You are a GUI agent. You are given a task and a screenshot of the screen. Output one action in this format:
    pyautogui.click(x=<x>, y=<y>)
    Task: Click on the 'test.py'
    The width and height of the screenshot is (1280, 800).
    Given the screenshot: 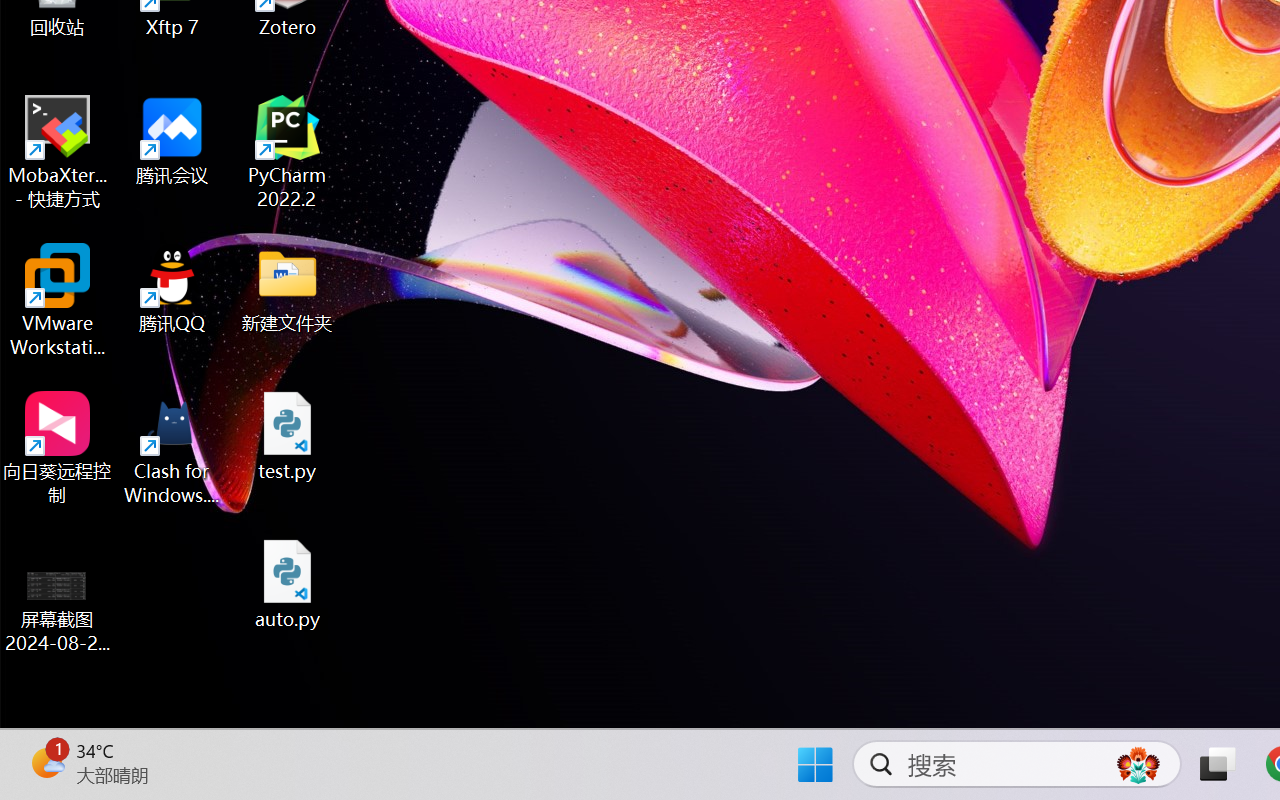 What is the action you would take?
    pyautogui.click(x=287, y=435)
    